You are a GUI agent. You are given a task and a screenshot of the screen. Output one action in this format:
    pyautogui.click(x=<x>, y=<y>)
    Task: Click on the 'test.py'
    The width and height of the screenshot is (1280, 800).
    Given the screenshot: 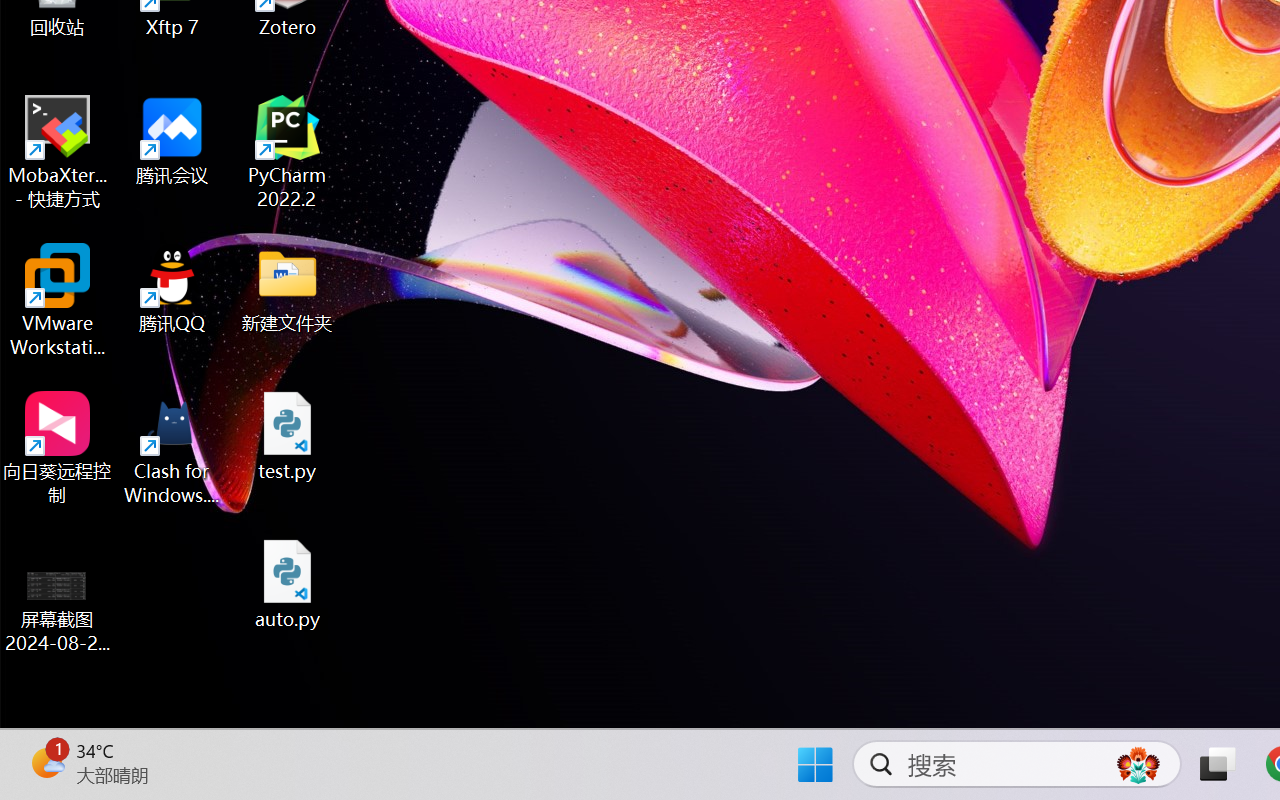 What is the action you would take?
    pyautogui.click(x=287, y=435)
    